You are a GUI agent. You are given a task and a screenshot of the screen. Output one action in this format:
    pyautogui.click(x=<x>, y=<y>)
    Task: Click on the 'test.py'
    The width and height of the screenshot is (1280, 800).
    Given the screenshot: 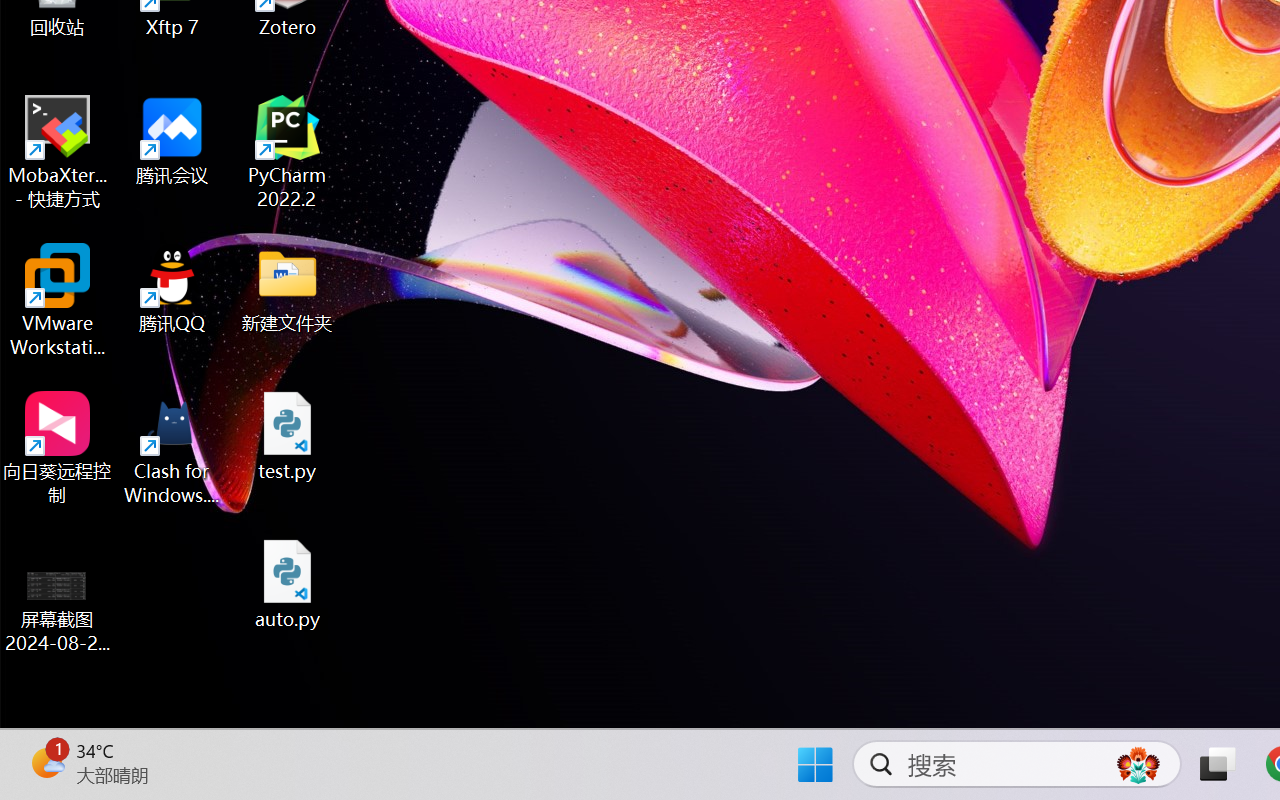 What is the action you would take?
    pyautogui.click(x=287, y=435)
    